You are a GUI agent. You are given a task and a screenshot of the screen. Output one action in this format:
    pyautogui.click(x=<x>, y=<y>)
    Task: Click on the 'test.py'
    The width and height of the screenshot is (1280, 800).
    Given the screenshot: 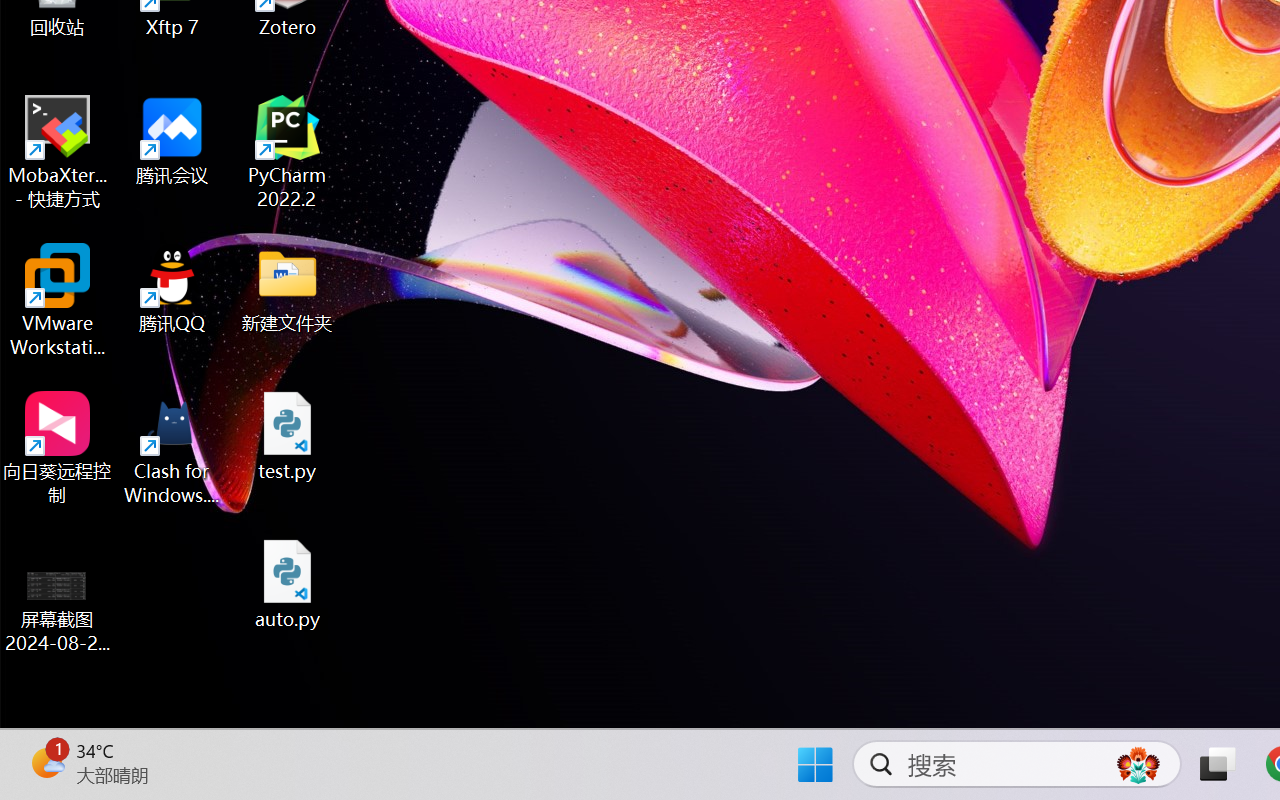 What is the action you would take?
    pyautogui.click(x=287, y=435)
    